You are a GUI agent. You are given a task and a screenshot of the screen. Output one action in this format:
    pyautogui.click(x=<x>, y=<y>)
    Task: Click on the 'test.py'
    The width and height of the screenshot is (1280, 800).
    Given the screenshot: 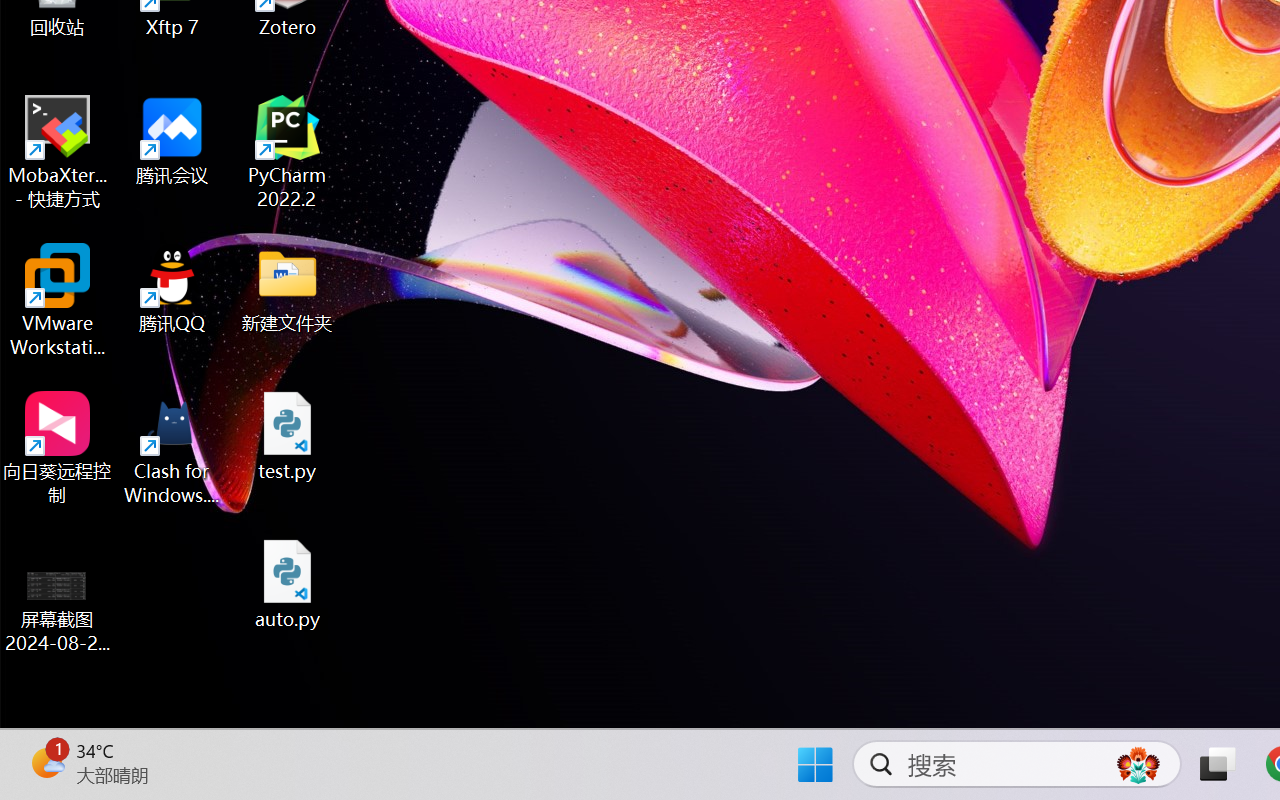 What is the action you would take?
    pyautogui.click(x=287, y=435)
    